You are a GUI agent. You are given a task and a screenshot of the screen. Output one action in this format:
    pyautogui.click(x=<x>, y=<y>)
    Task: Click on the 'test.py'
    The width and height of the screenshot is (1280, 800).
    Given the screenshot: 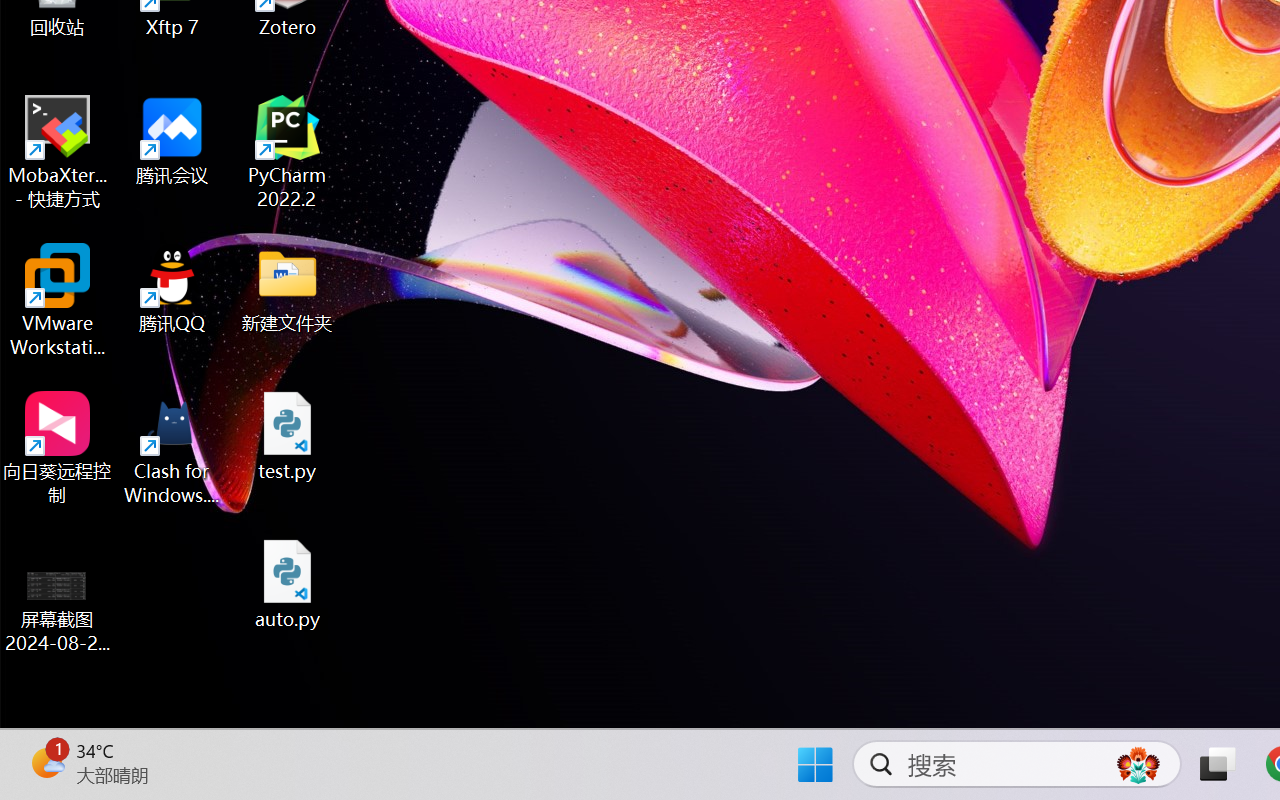 What is the action you would take?
    pyautogui.click(x=287, y=435)
    